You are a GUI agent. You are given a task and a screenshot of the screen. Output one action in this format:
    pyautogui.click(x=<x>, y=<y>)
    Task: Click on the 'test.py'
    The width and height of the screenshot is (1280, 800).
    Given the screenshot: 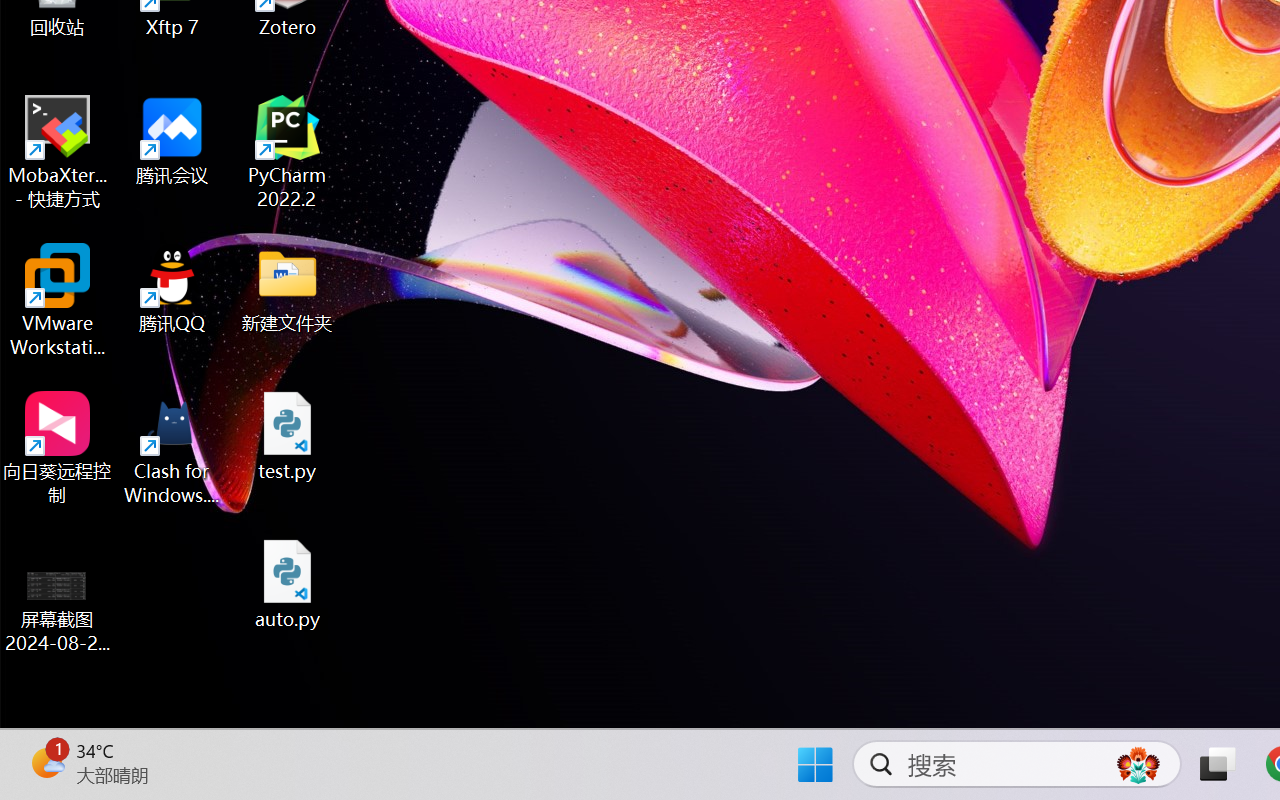 What is the action you would take?
    pyautogui.click(x=287, y=435)
    